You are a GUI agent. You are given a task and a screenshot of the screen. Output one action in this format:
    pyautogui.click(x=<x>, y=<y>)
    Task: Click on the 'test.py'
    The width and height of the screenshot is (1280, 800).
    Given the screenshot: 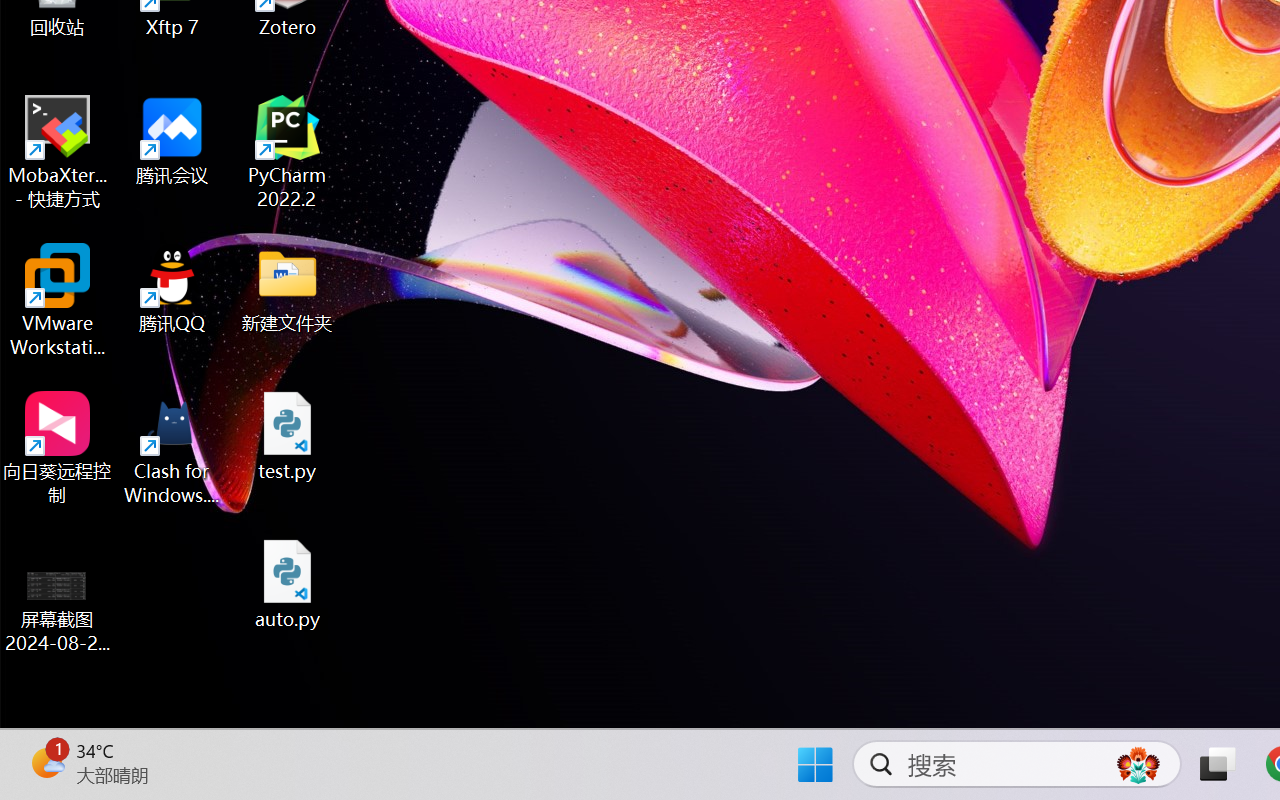 What is the action you would take?
    pyautogui.click(x=287, y=435)
    